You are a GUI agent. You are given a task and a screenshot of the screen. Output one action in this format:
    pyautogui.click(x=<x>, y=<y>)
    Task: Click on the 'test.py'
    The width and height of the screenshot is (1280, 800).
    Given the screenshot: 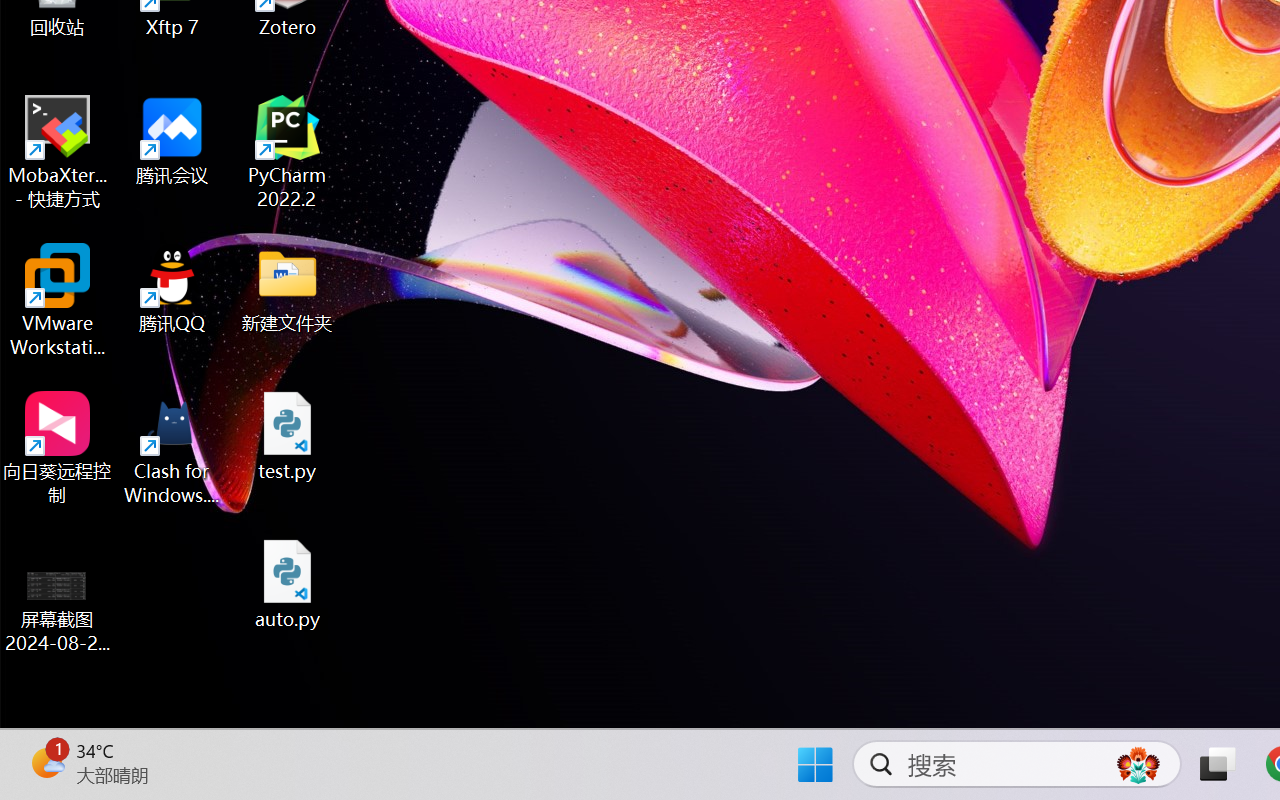 What is the action you would take?
    pyautogui.click(x=287, y=435)
    